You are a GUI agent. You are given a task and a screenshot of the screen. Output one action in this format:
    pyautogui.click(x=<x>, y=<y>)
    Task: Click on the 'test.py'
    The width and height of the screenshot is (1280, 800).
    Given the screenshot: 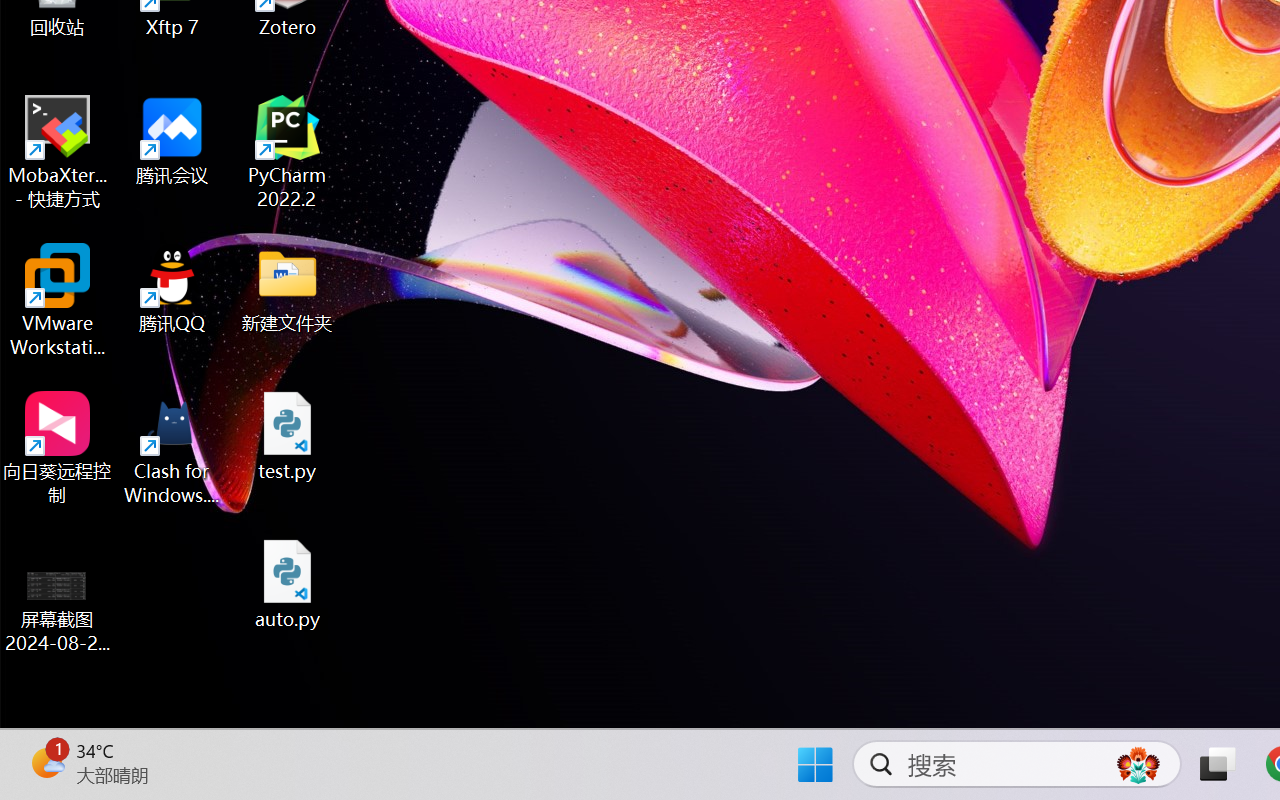 What is the action you would take?
    pyautogui.click(x=287, y=435)
    